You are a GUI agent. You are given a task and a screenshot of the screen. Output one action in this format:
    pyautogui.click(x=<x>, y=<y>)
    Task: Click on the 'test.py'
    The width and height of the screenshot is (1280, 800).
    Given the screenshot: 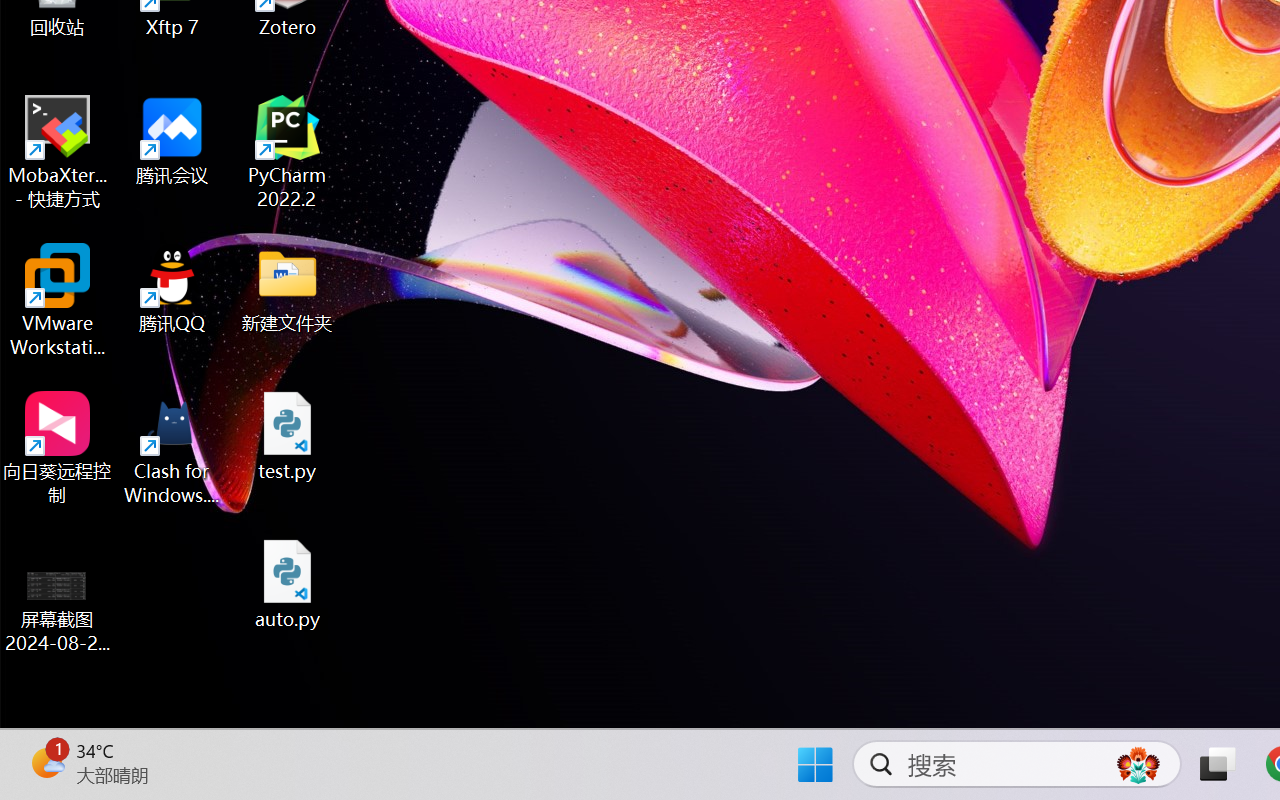 What is the action you would take?
    pyautogui.click(x=287, y=435)
    